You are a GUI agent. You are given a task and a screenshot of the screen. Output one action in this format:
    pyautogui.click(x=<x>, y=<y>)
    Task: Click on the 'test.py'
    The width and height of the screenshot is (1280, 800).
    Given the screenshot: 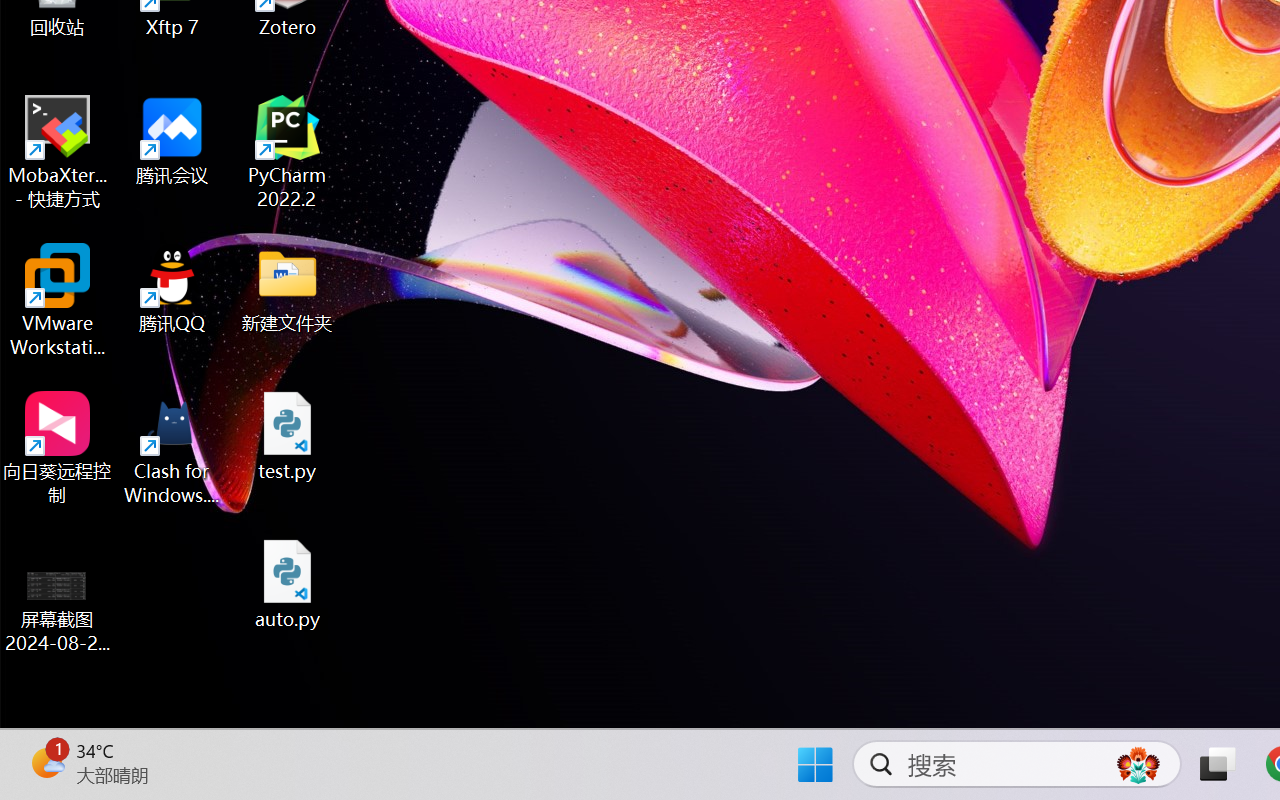 What is the action you would take?
    pyautogui.click(x=287, y=435)
    